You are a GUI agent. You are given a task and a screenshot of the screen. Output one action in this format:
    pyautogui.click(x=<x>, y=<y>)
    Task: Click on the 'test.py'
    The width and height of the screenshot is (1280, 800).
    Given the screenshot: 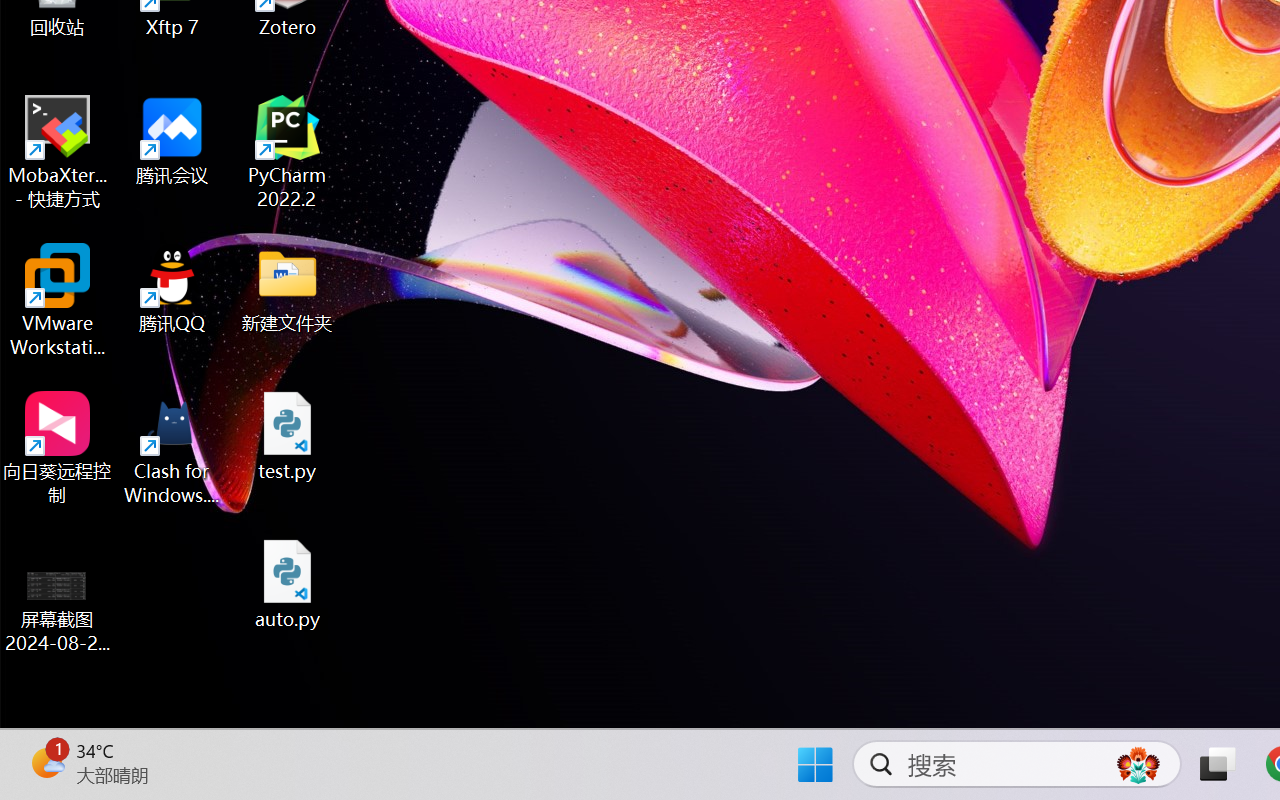 What is the action you would take?
    pyautogui.click(x=287, y=435)
    